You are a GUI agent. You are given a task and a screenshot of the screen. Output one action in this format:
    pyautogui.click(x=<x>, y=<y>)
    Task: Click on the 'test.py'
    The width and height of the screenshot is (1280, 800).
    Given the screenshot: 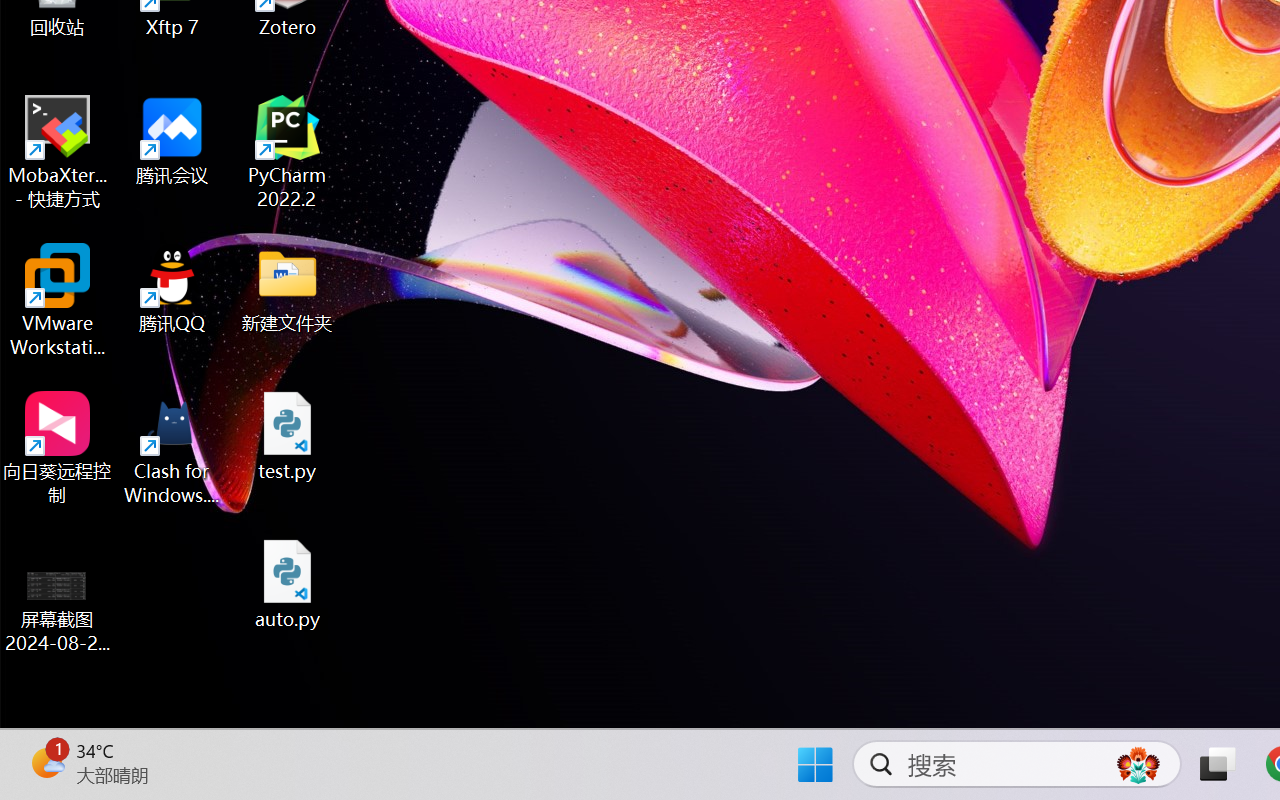 What is the action you would take?
    pyautogui.click(x=287, y=435)
    